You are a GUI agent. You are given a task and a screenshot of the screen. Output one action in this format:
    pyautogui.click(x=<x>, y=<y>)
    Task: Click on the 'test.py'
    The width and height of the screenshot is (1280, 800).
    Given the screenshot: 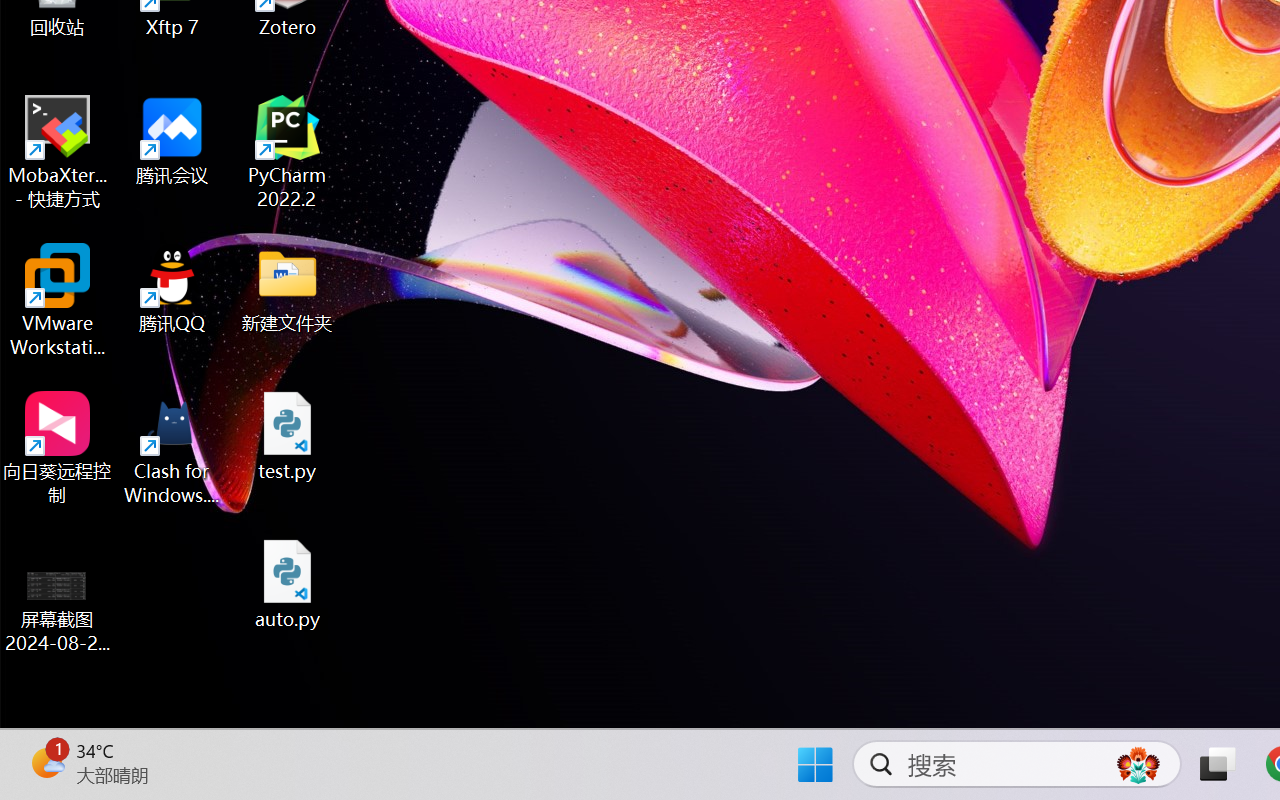 What is the action you would take?
    pyautogui.click(x=287, y=435)
    